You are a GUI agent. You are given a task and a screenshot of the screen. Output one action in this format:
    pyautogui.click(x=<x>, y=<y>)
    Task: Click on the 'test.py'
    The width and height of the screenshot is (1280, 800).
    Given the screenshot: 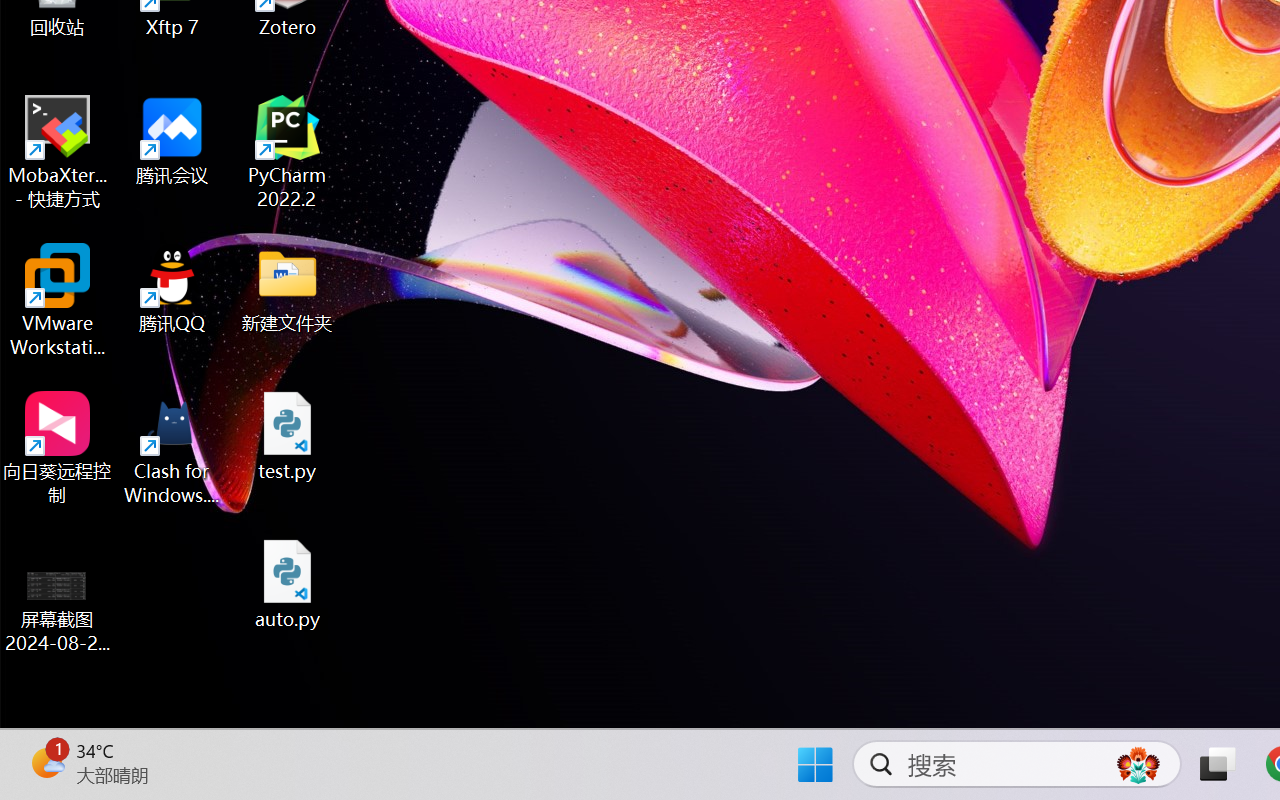 What is the action you would take?
    pyautogui.click(x=287, y=435)
    